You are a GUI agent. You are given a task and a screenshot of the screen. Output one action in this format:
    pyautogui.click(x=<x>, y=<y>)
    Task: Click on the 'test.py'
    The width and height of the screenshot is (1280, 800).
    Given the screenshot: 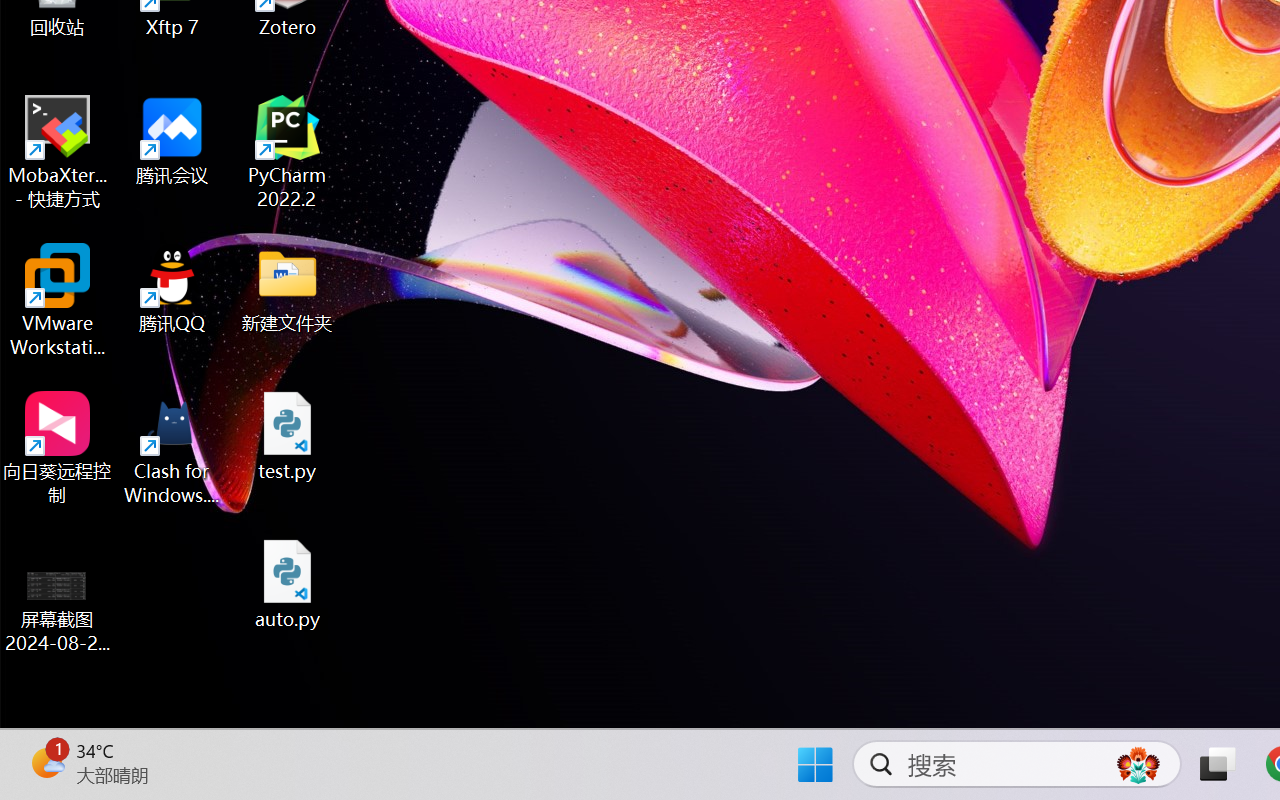 What is the action you would take?
    pyautogui.click(x=287, y=435)
    